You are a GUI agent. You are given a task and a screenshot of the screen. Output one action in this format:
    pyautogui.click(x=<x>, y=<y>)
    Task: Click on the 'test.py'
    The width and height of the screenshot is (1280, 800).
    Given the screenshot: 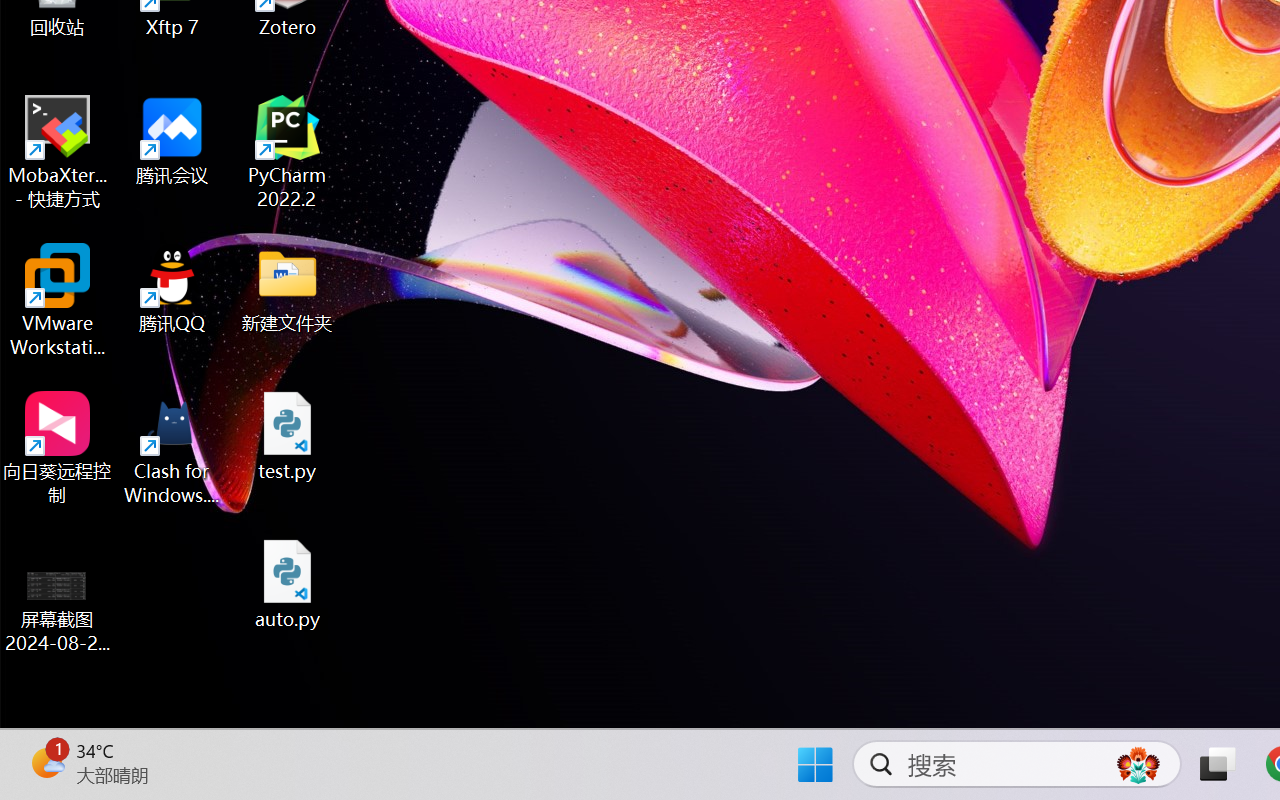 What is the action you would take?
    pyautogui.click(x=287, y=435)
    